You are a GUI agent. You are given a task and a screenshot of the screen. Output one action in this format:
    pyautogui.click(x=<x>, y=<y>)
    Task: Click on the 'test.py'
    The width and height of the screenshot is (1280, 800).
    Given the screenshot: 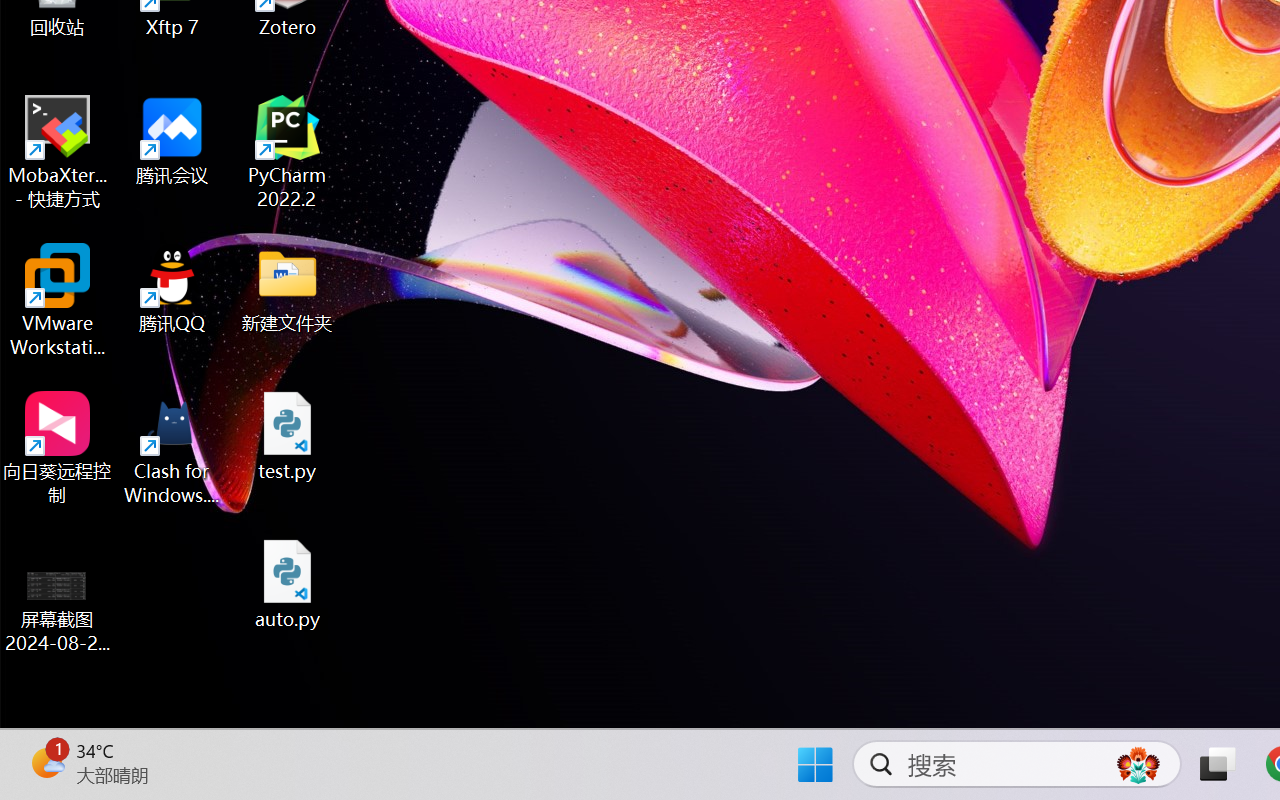 What is the action you would take?
    pyautogui.click(x=287, y=435)
    